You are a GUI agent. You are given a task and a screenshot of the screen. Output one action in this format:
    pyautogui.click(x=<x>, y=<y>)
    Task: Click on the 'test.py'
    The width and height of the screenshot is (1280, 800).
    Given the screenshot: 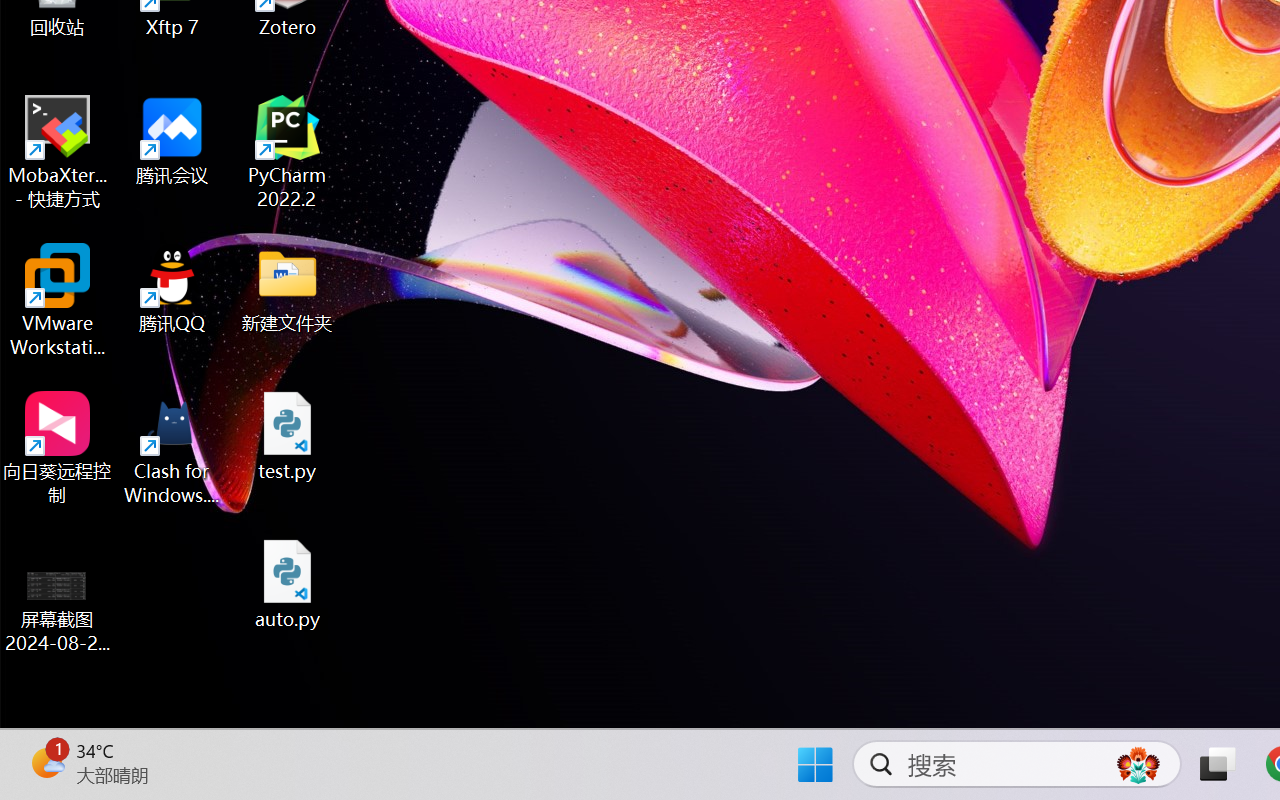 What is the action you would take?
    pyautogui.click(x=287, y=435)
    